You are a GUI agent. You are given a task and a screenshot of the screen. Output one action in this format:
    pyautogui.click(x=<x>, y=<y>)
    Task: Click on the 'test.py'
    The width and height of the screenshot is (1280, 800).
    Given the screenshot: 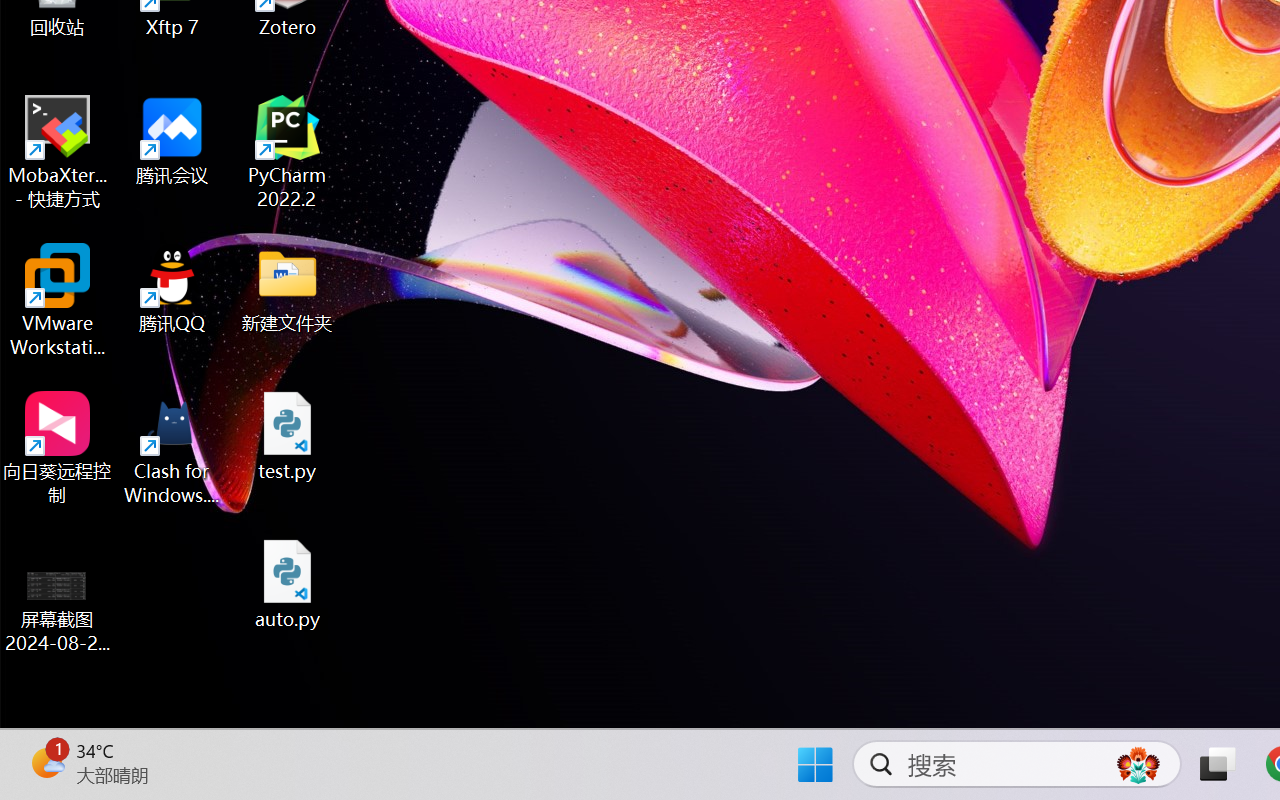 What is the action you would take?
    pyautogui.click(x=287, y=435)
    